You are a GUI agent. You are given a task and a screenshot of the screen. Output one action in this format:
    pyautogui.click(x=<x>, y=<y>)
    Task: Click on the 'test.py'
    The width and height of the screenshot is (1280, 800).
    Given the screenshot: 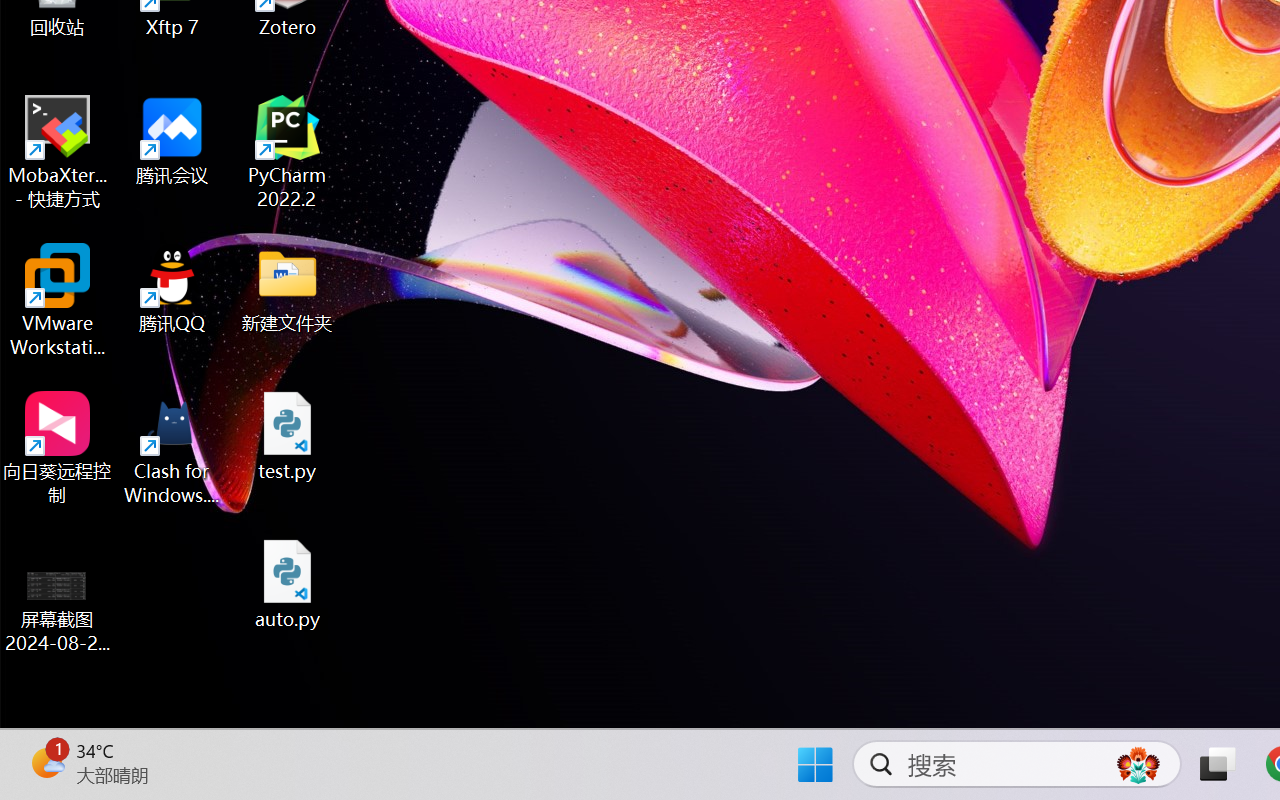 What is the action you would take?
    pyautogui.click(x=287, y=435)
    